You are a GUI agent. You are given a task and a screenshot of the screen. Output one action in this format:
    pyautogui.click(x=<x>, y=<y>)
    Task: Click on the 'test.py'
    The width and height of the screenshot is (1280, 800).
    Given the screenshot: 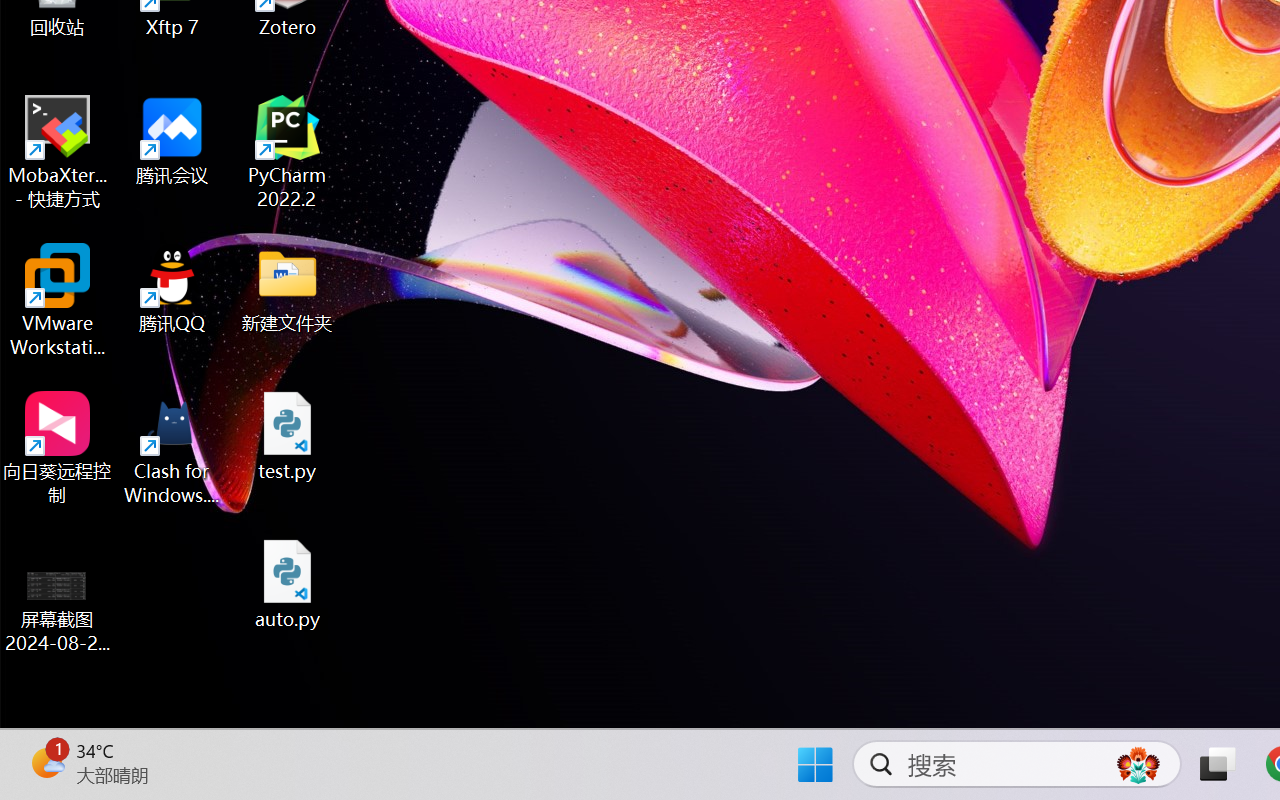 What is the action you would take?
    pyautogui.click(x=287, y=435)
    